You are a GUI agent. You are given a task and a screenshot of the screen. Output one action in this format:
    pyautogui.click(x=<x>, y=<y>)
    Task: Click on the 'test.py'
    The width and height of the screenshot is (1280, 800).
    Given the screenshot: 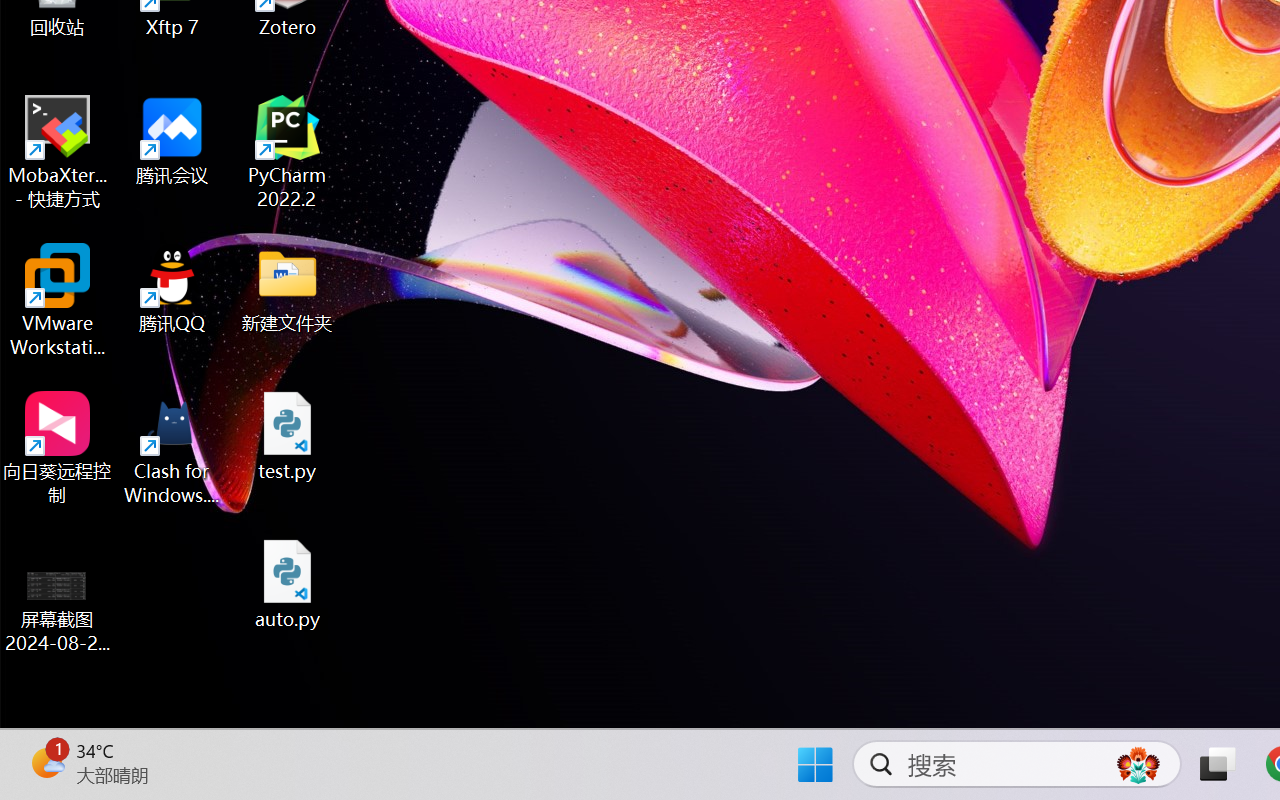 What is the action you would take?
    pyautogui.click(x=287, y=435)
    